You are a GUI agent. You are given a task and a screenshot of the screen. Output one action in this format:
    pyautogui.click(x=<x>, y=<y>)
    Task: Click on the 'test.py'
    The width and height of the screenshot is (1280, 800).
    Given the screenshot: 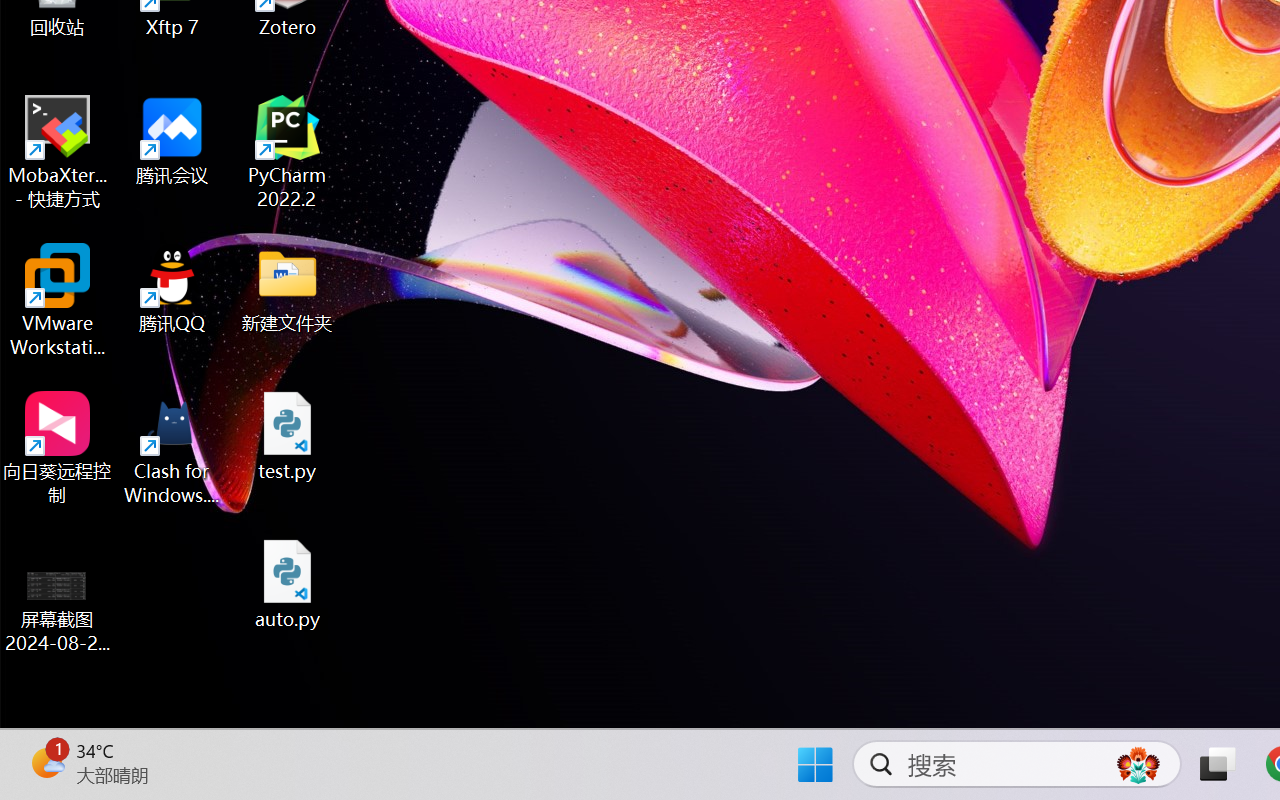 What is the action you would take?
    pyautogui.click(x=287, y=435)
    